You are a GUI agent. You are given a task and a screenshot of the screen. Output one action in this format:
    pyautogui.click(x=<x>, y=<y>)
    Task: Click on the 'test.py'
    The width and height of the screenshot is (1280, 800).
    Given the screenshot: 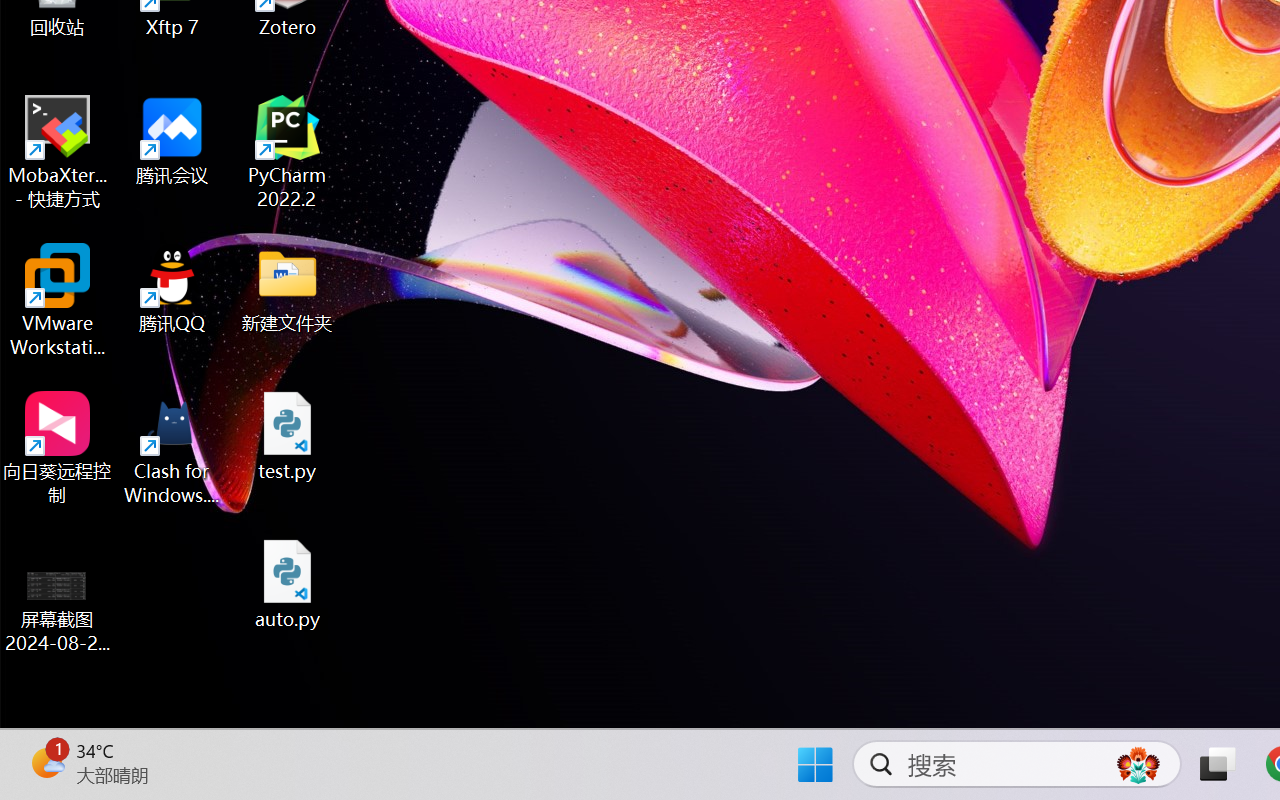 What is the action you would take?
    pyautogui.click(x=287, y=435)
    